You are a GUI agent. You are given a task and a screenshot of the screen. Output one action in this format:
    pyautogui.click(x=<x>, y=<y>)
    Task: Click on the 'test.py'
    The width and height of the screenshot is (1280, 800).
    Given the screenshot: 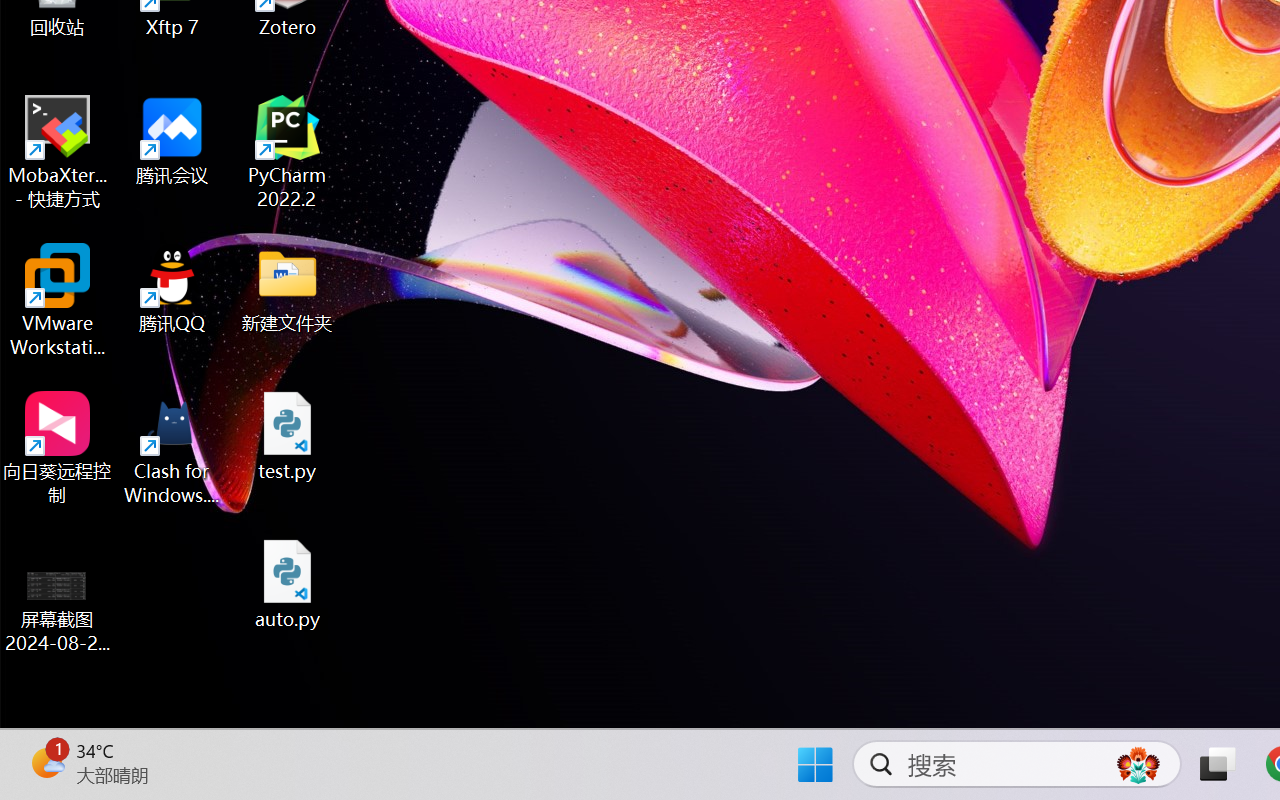 What is the action you would take?
    pyautogui.click(x=287, y=435)
    